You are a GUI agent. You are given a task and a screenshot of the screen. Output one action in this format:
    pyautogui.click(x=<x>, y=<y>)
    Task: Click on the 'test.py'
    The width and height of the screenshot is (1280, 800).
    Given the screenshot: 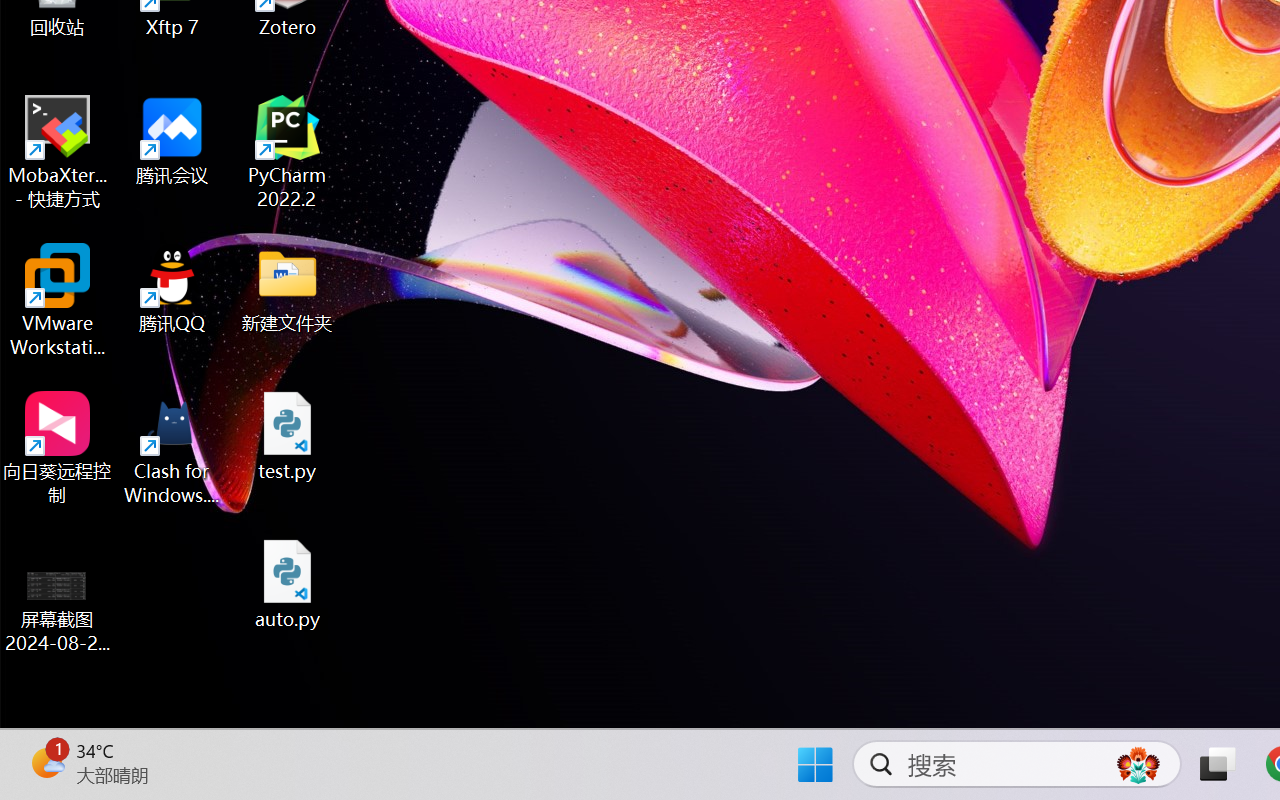 What is the action you would take?
    pyautogui.click(x=287, y=435)
    